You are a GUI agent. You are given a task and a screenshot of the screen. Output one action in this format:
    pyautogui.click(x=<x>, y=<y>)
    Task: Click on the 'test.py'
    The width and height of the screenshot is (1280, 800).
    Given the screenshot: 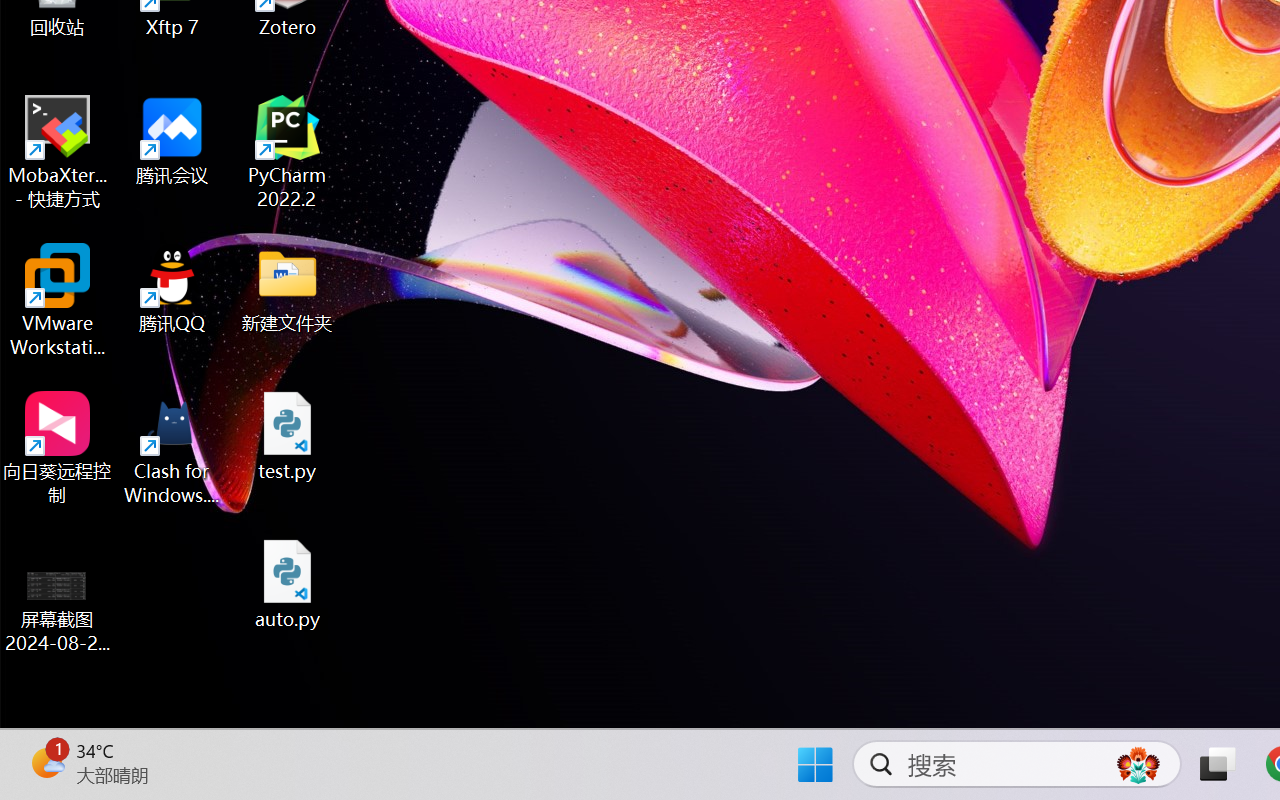 What is the action you would take?
    pyautogui.click(x=287, y=435)
    